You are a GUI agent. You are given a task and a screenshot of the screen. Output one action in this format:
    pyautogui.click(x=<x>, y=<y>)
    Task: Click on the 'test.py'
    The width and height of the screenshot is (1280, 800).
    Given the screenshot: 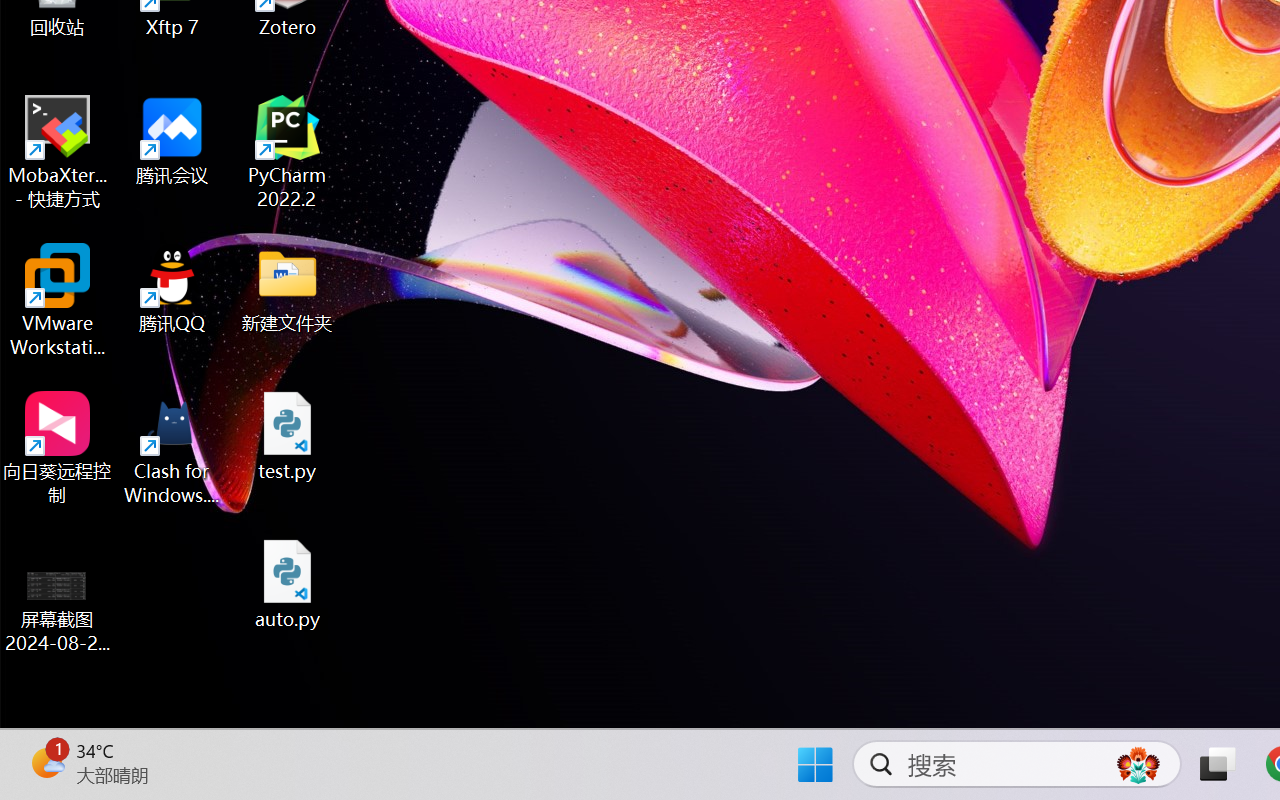 What is the action you would take?
    pyautogui.click(x=287, y=435)
    